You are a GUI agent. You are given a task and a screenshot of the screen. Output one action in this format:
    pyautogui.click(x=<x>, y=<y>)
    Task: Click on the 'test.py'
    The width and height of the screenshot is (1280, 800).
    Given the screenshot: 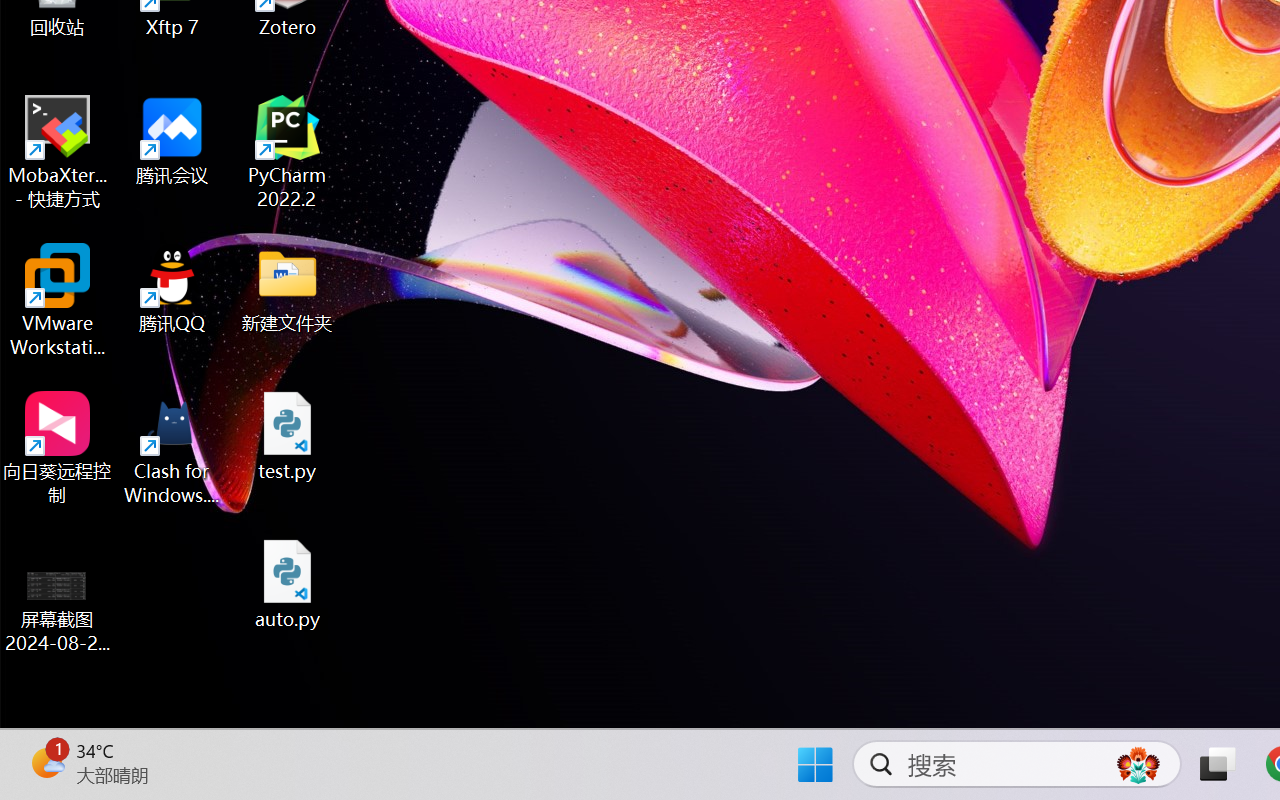 What is the action you would take?
    pyautogui.click(x=287, y=435)
    